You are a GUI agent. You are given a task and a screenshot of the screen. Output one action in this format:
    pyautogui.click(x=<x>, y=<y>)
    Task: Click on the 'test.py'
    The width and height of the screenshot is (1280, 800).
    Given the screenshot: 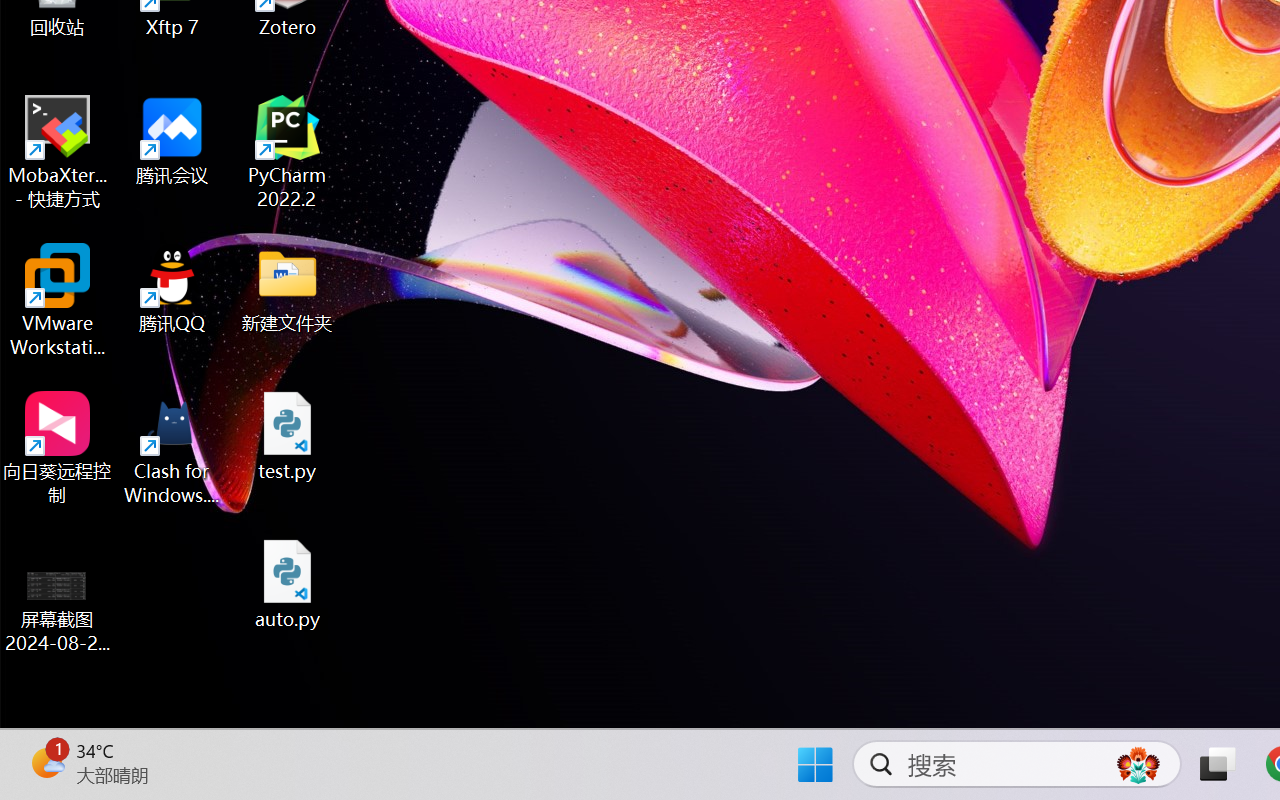 What is the action you would take?
    pyautogui.click(x=287, y=435)
    